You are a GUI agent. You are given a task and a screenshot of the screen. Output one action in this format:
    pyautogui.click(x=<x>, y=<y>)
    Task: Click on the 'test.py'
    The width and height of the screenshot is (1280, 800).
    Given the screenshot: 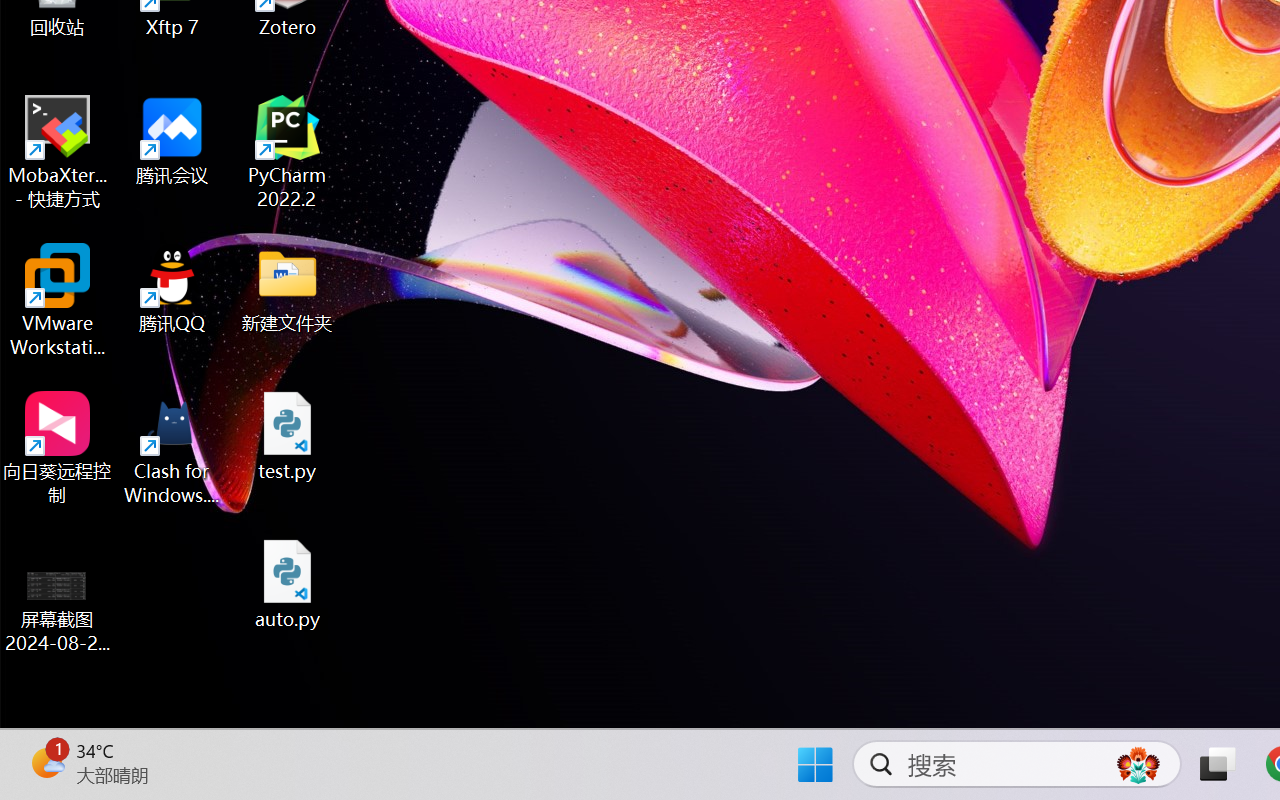 What is the action you would take?
    pyautogui.click(x=287, y=435)
    